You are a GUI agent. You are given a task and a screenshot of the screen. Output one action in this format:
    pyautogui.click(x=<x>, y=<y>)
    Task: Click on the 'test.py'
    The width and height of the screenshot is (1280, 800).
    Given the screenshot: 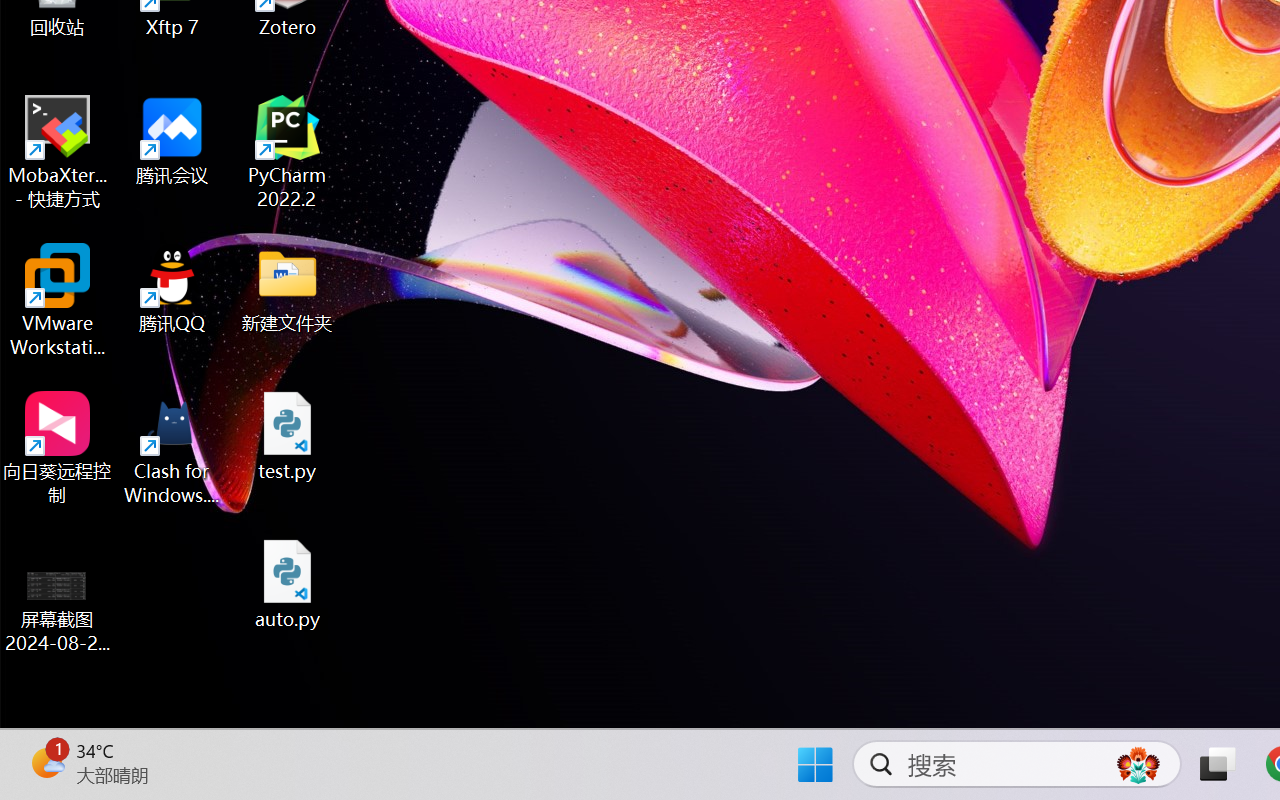 What is the action you would take?
    pyautogui.click(x=287, y=435)
    